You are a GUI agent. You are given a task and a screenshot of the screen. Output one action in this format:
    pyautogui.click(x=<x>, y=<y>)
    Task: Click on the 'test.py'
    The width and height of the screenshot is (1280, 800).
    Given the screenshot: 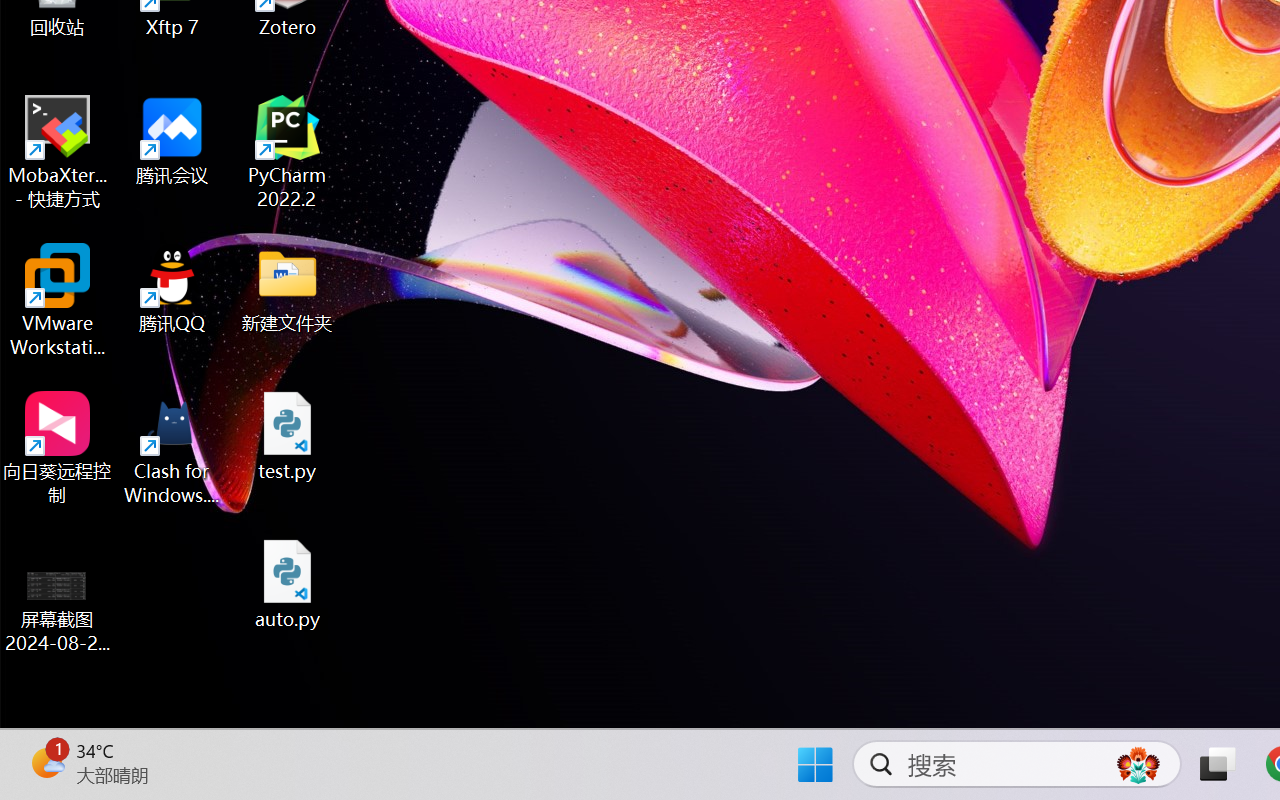 What is the action you would take?
    pyautogui.click(x=287, y=435)
    